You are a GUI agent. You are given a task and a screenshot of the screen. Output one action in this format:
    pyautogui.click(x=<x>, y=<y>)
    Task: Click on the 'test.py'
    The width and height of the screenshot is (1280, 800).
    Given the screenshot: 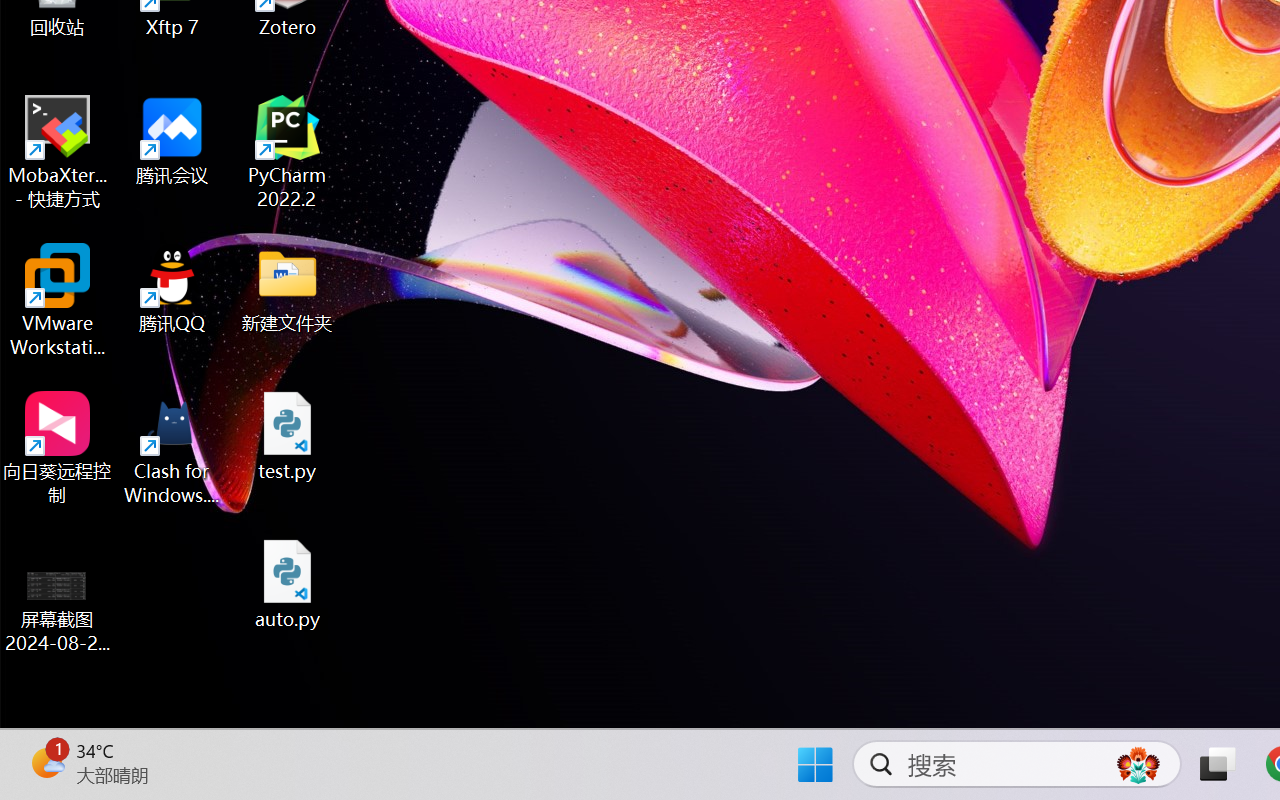 What is the action you would take?
    pyautogui.click(x=287, y=435)
    